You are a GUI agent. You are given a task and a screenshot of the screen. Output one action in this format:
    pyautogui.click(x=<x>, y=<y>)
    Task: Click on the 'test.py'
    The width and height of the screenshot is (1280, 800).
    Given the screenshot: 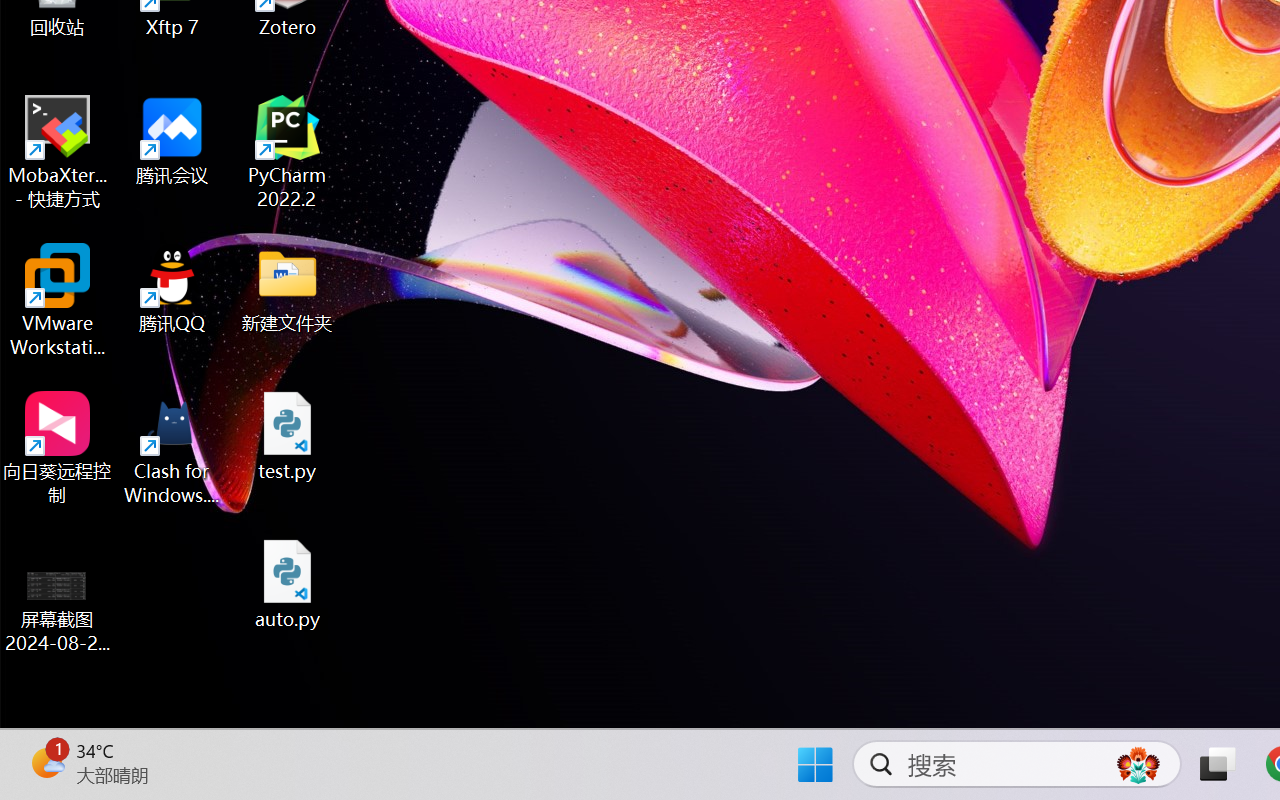 What is the action you would take?
    pyautogui.click(x=287, y=435)
    